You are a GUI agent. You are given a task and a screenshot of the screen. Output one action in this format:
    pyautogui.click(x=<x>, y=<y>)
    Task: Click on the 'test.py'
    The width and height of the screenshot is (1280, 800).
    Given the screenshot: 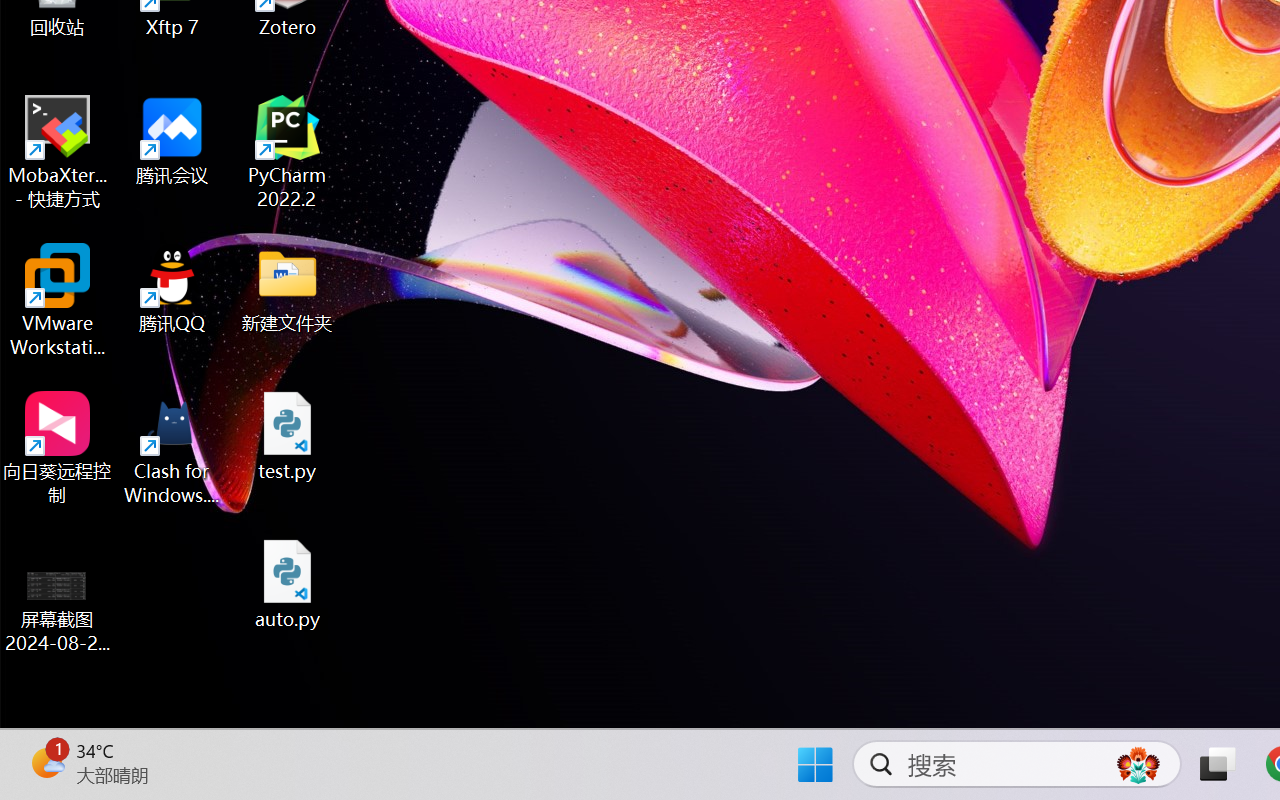 What is the action you would take?
    pyautogui.click(x=287, y=435)
    